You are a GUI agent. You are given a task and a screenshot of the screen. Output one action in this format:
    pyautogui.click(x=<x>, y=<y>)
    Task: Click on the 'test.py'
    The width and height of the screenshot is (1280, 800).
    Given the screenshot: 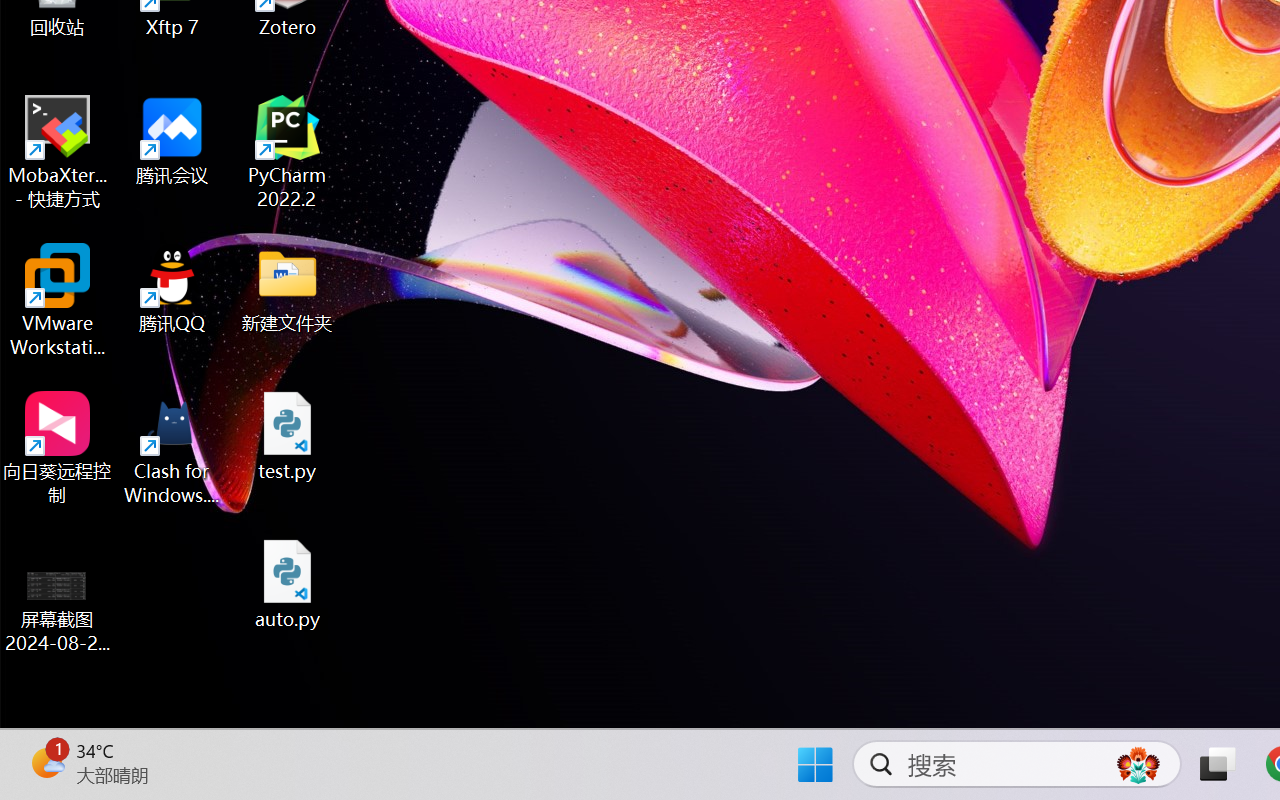 What is the action you would take?
    pyautogui.click(x=287, y=435)
    